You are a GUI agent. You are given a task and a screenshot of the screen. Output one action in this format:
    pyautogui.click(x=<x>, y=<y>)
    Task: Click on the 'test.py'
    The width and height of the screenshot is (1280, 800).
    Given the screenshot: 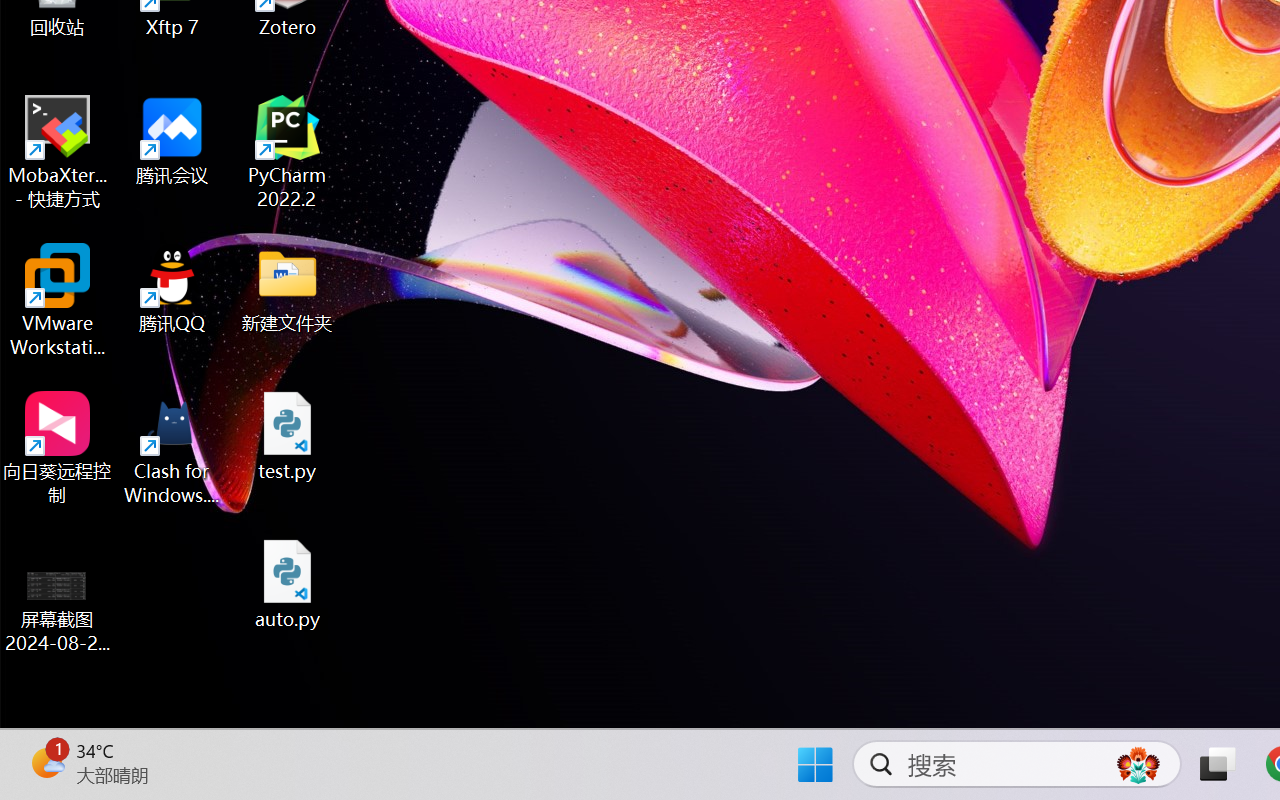 What is the action you would take?
    pyautogui.click(x=287, y=435)
    